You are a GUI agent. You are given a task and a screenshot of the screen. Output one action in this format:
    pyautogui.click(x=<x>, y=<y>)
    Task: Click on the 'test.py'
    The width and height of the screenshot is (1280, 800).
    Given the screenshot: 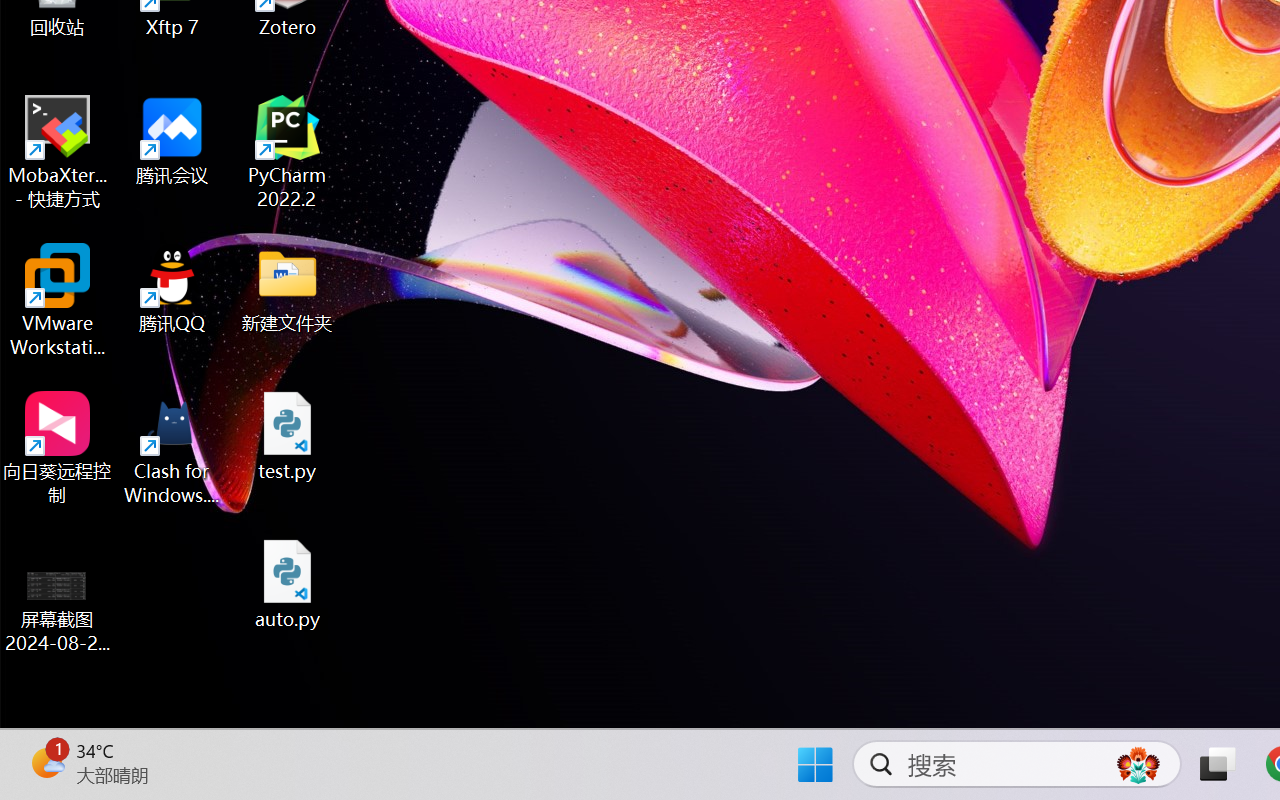 What is the action you would take?
    pyautogui.click(x=287, y=435)
    